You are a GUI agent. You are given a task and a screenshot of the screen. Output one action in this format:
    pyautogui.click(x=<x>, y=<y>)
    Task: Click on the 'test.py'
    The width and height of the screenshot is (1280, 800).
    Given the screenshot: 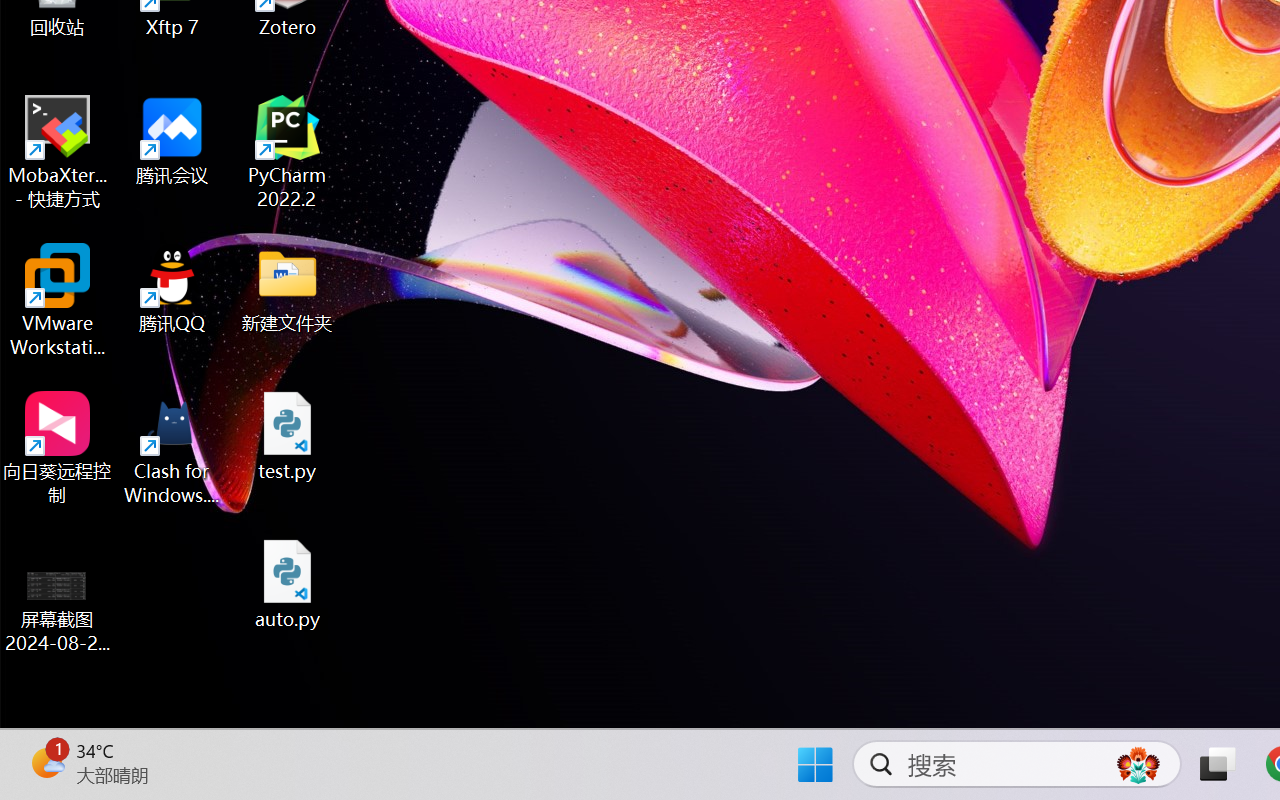 What is the action you would take?
    pyautogui.click(x=287, y=435)
    